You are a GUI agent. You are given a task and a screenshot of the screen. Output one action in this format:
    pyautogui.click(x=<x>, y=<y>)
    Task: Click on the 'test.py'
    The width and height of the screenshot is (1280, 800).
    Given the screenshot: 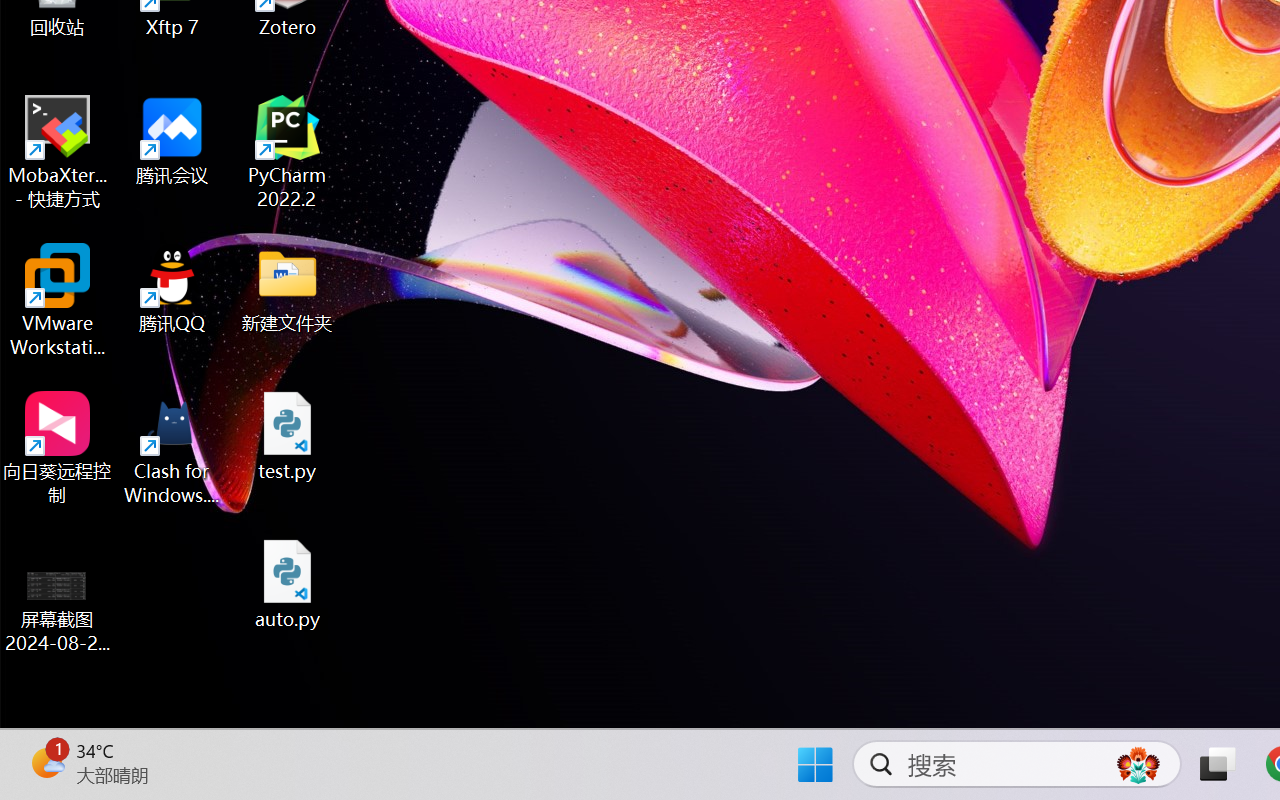 What is the action you would take?
    pyautogui.click(x=287, y=435)
    